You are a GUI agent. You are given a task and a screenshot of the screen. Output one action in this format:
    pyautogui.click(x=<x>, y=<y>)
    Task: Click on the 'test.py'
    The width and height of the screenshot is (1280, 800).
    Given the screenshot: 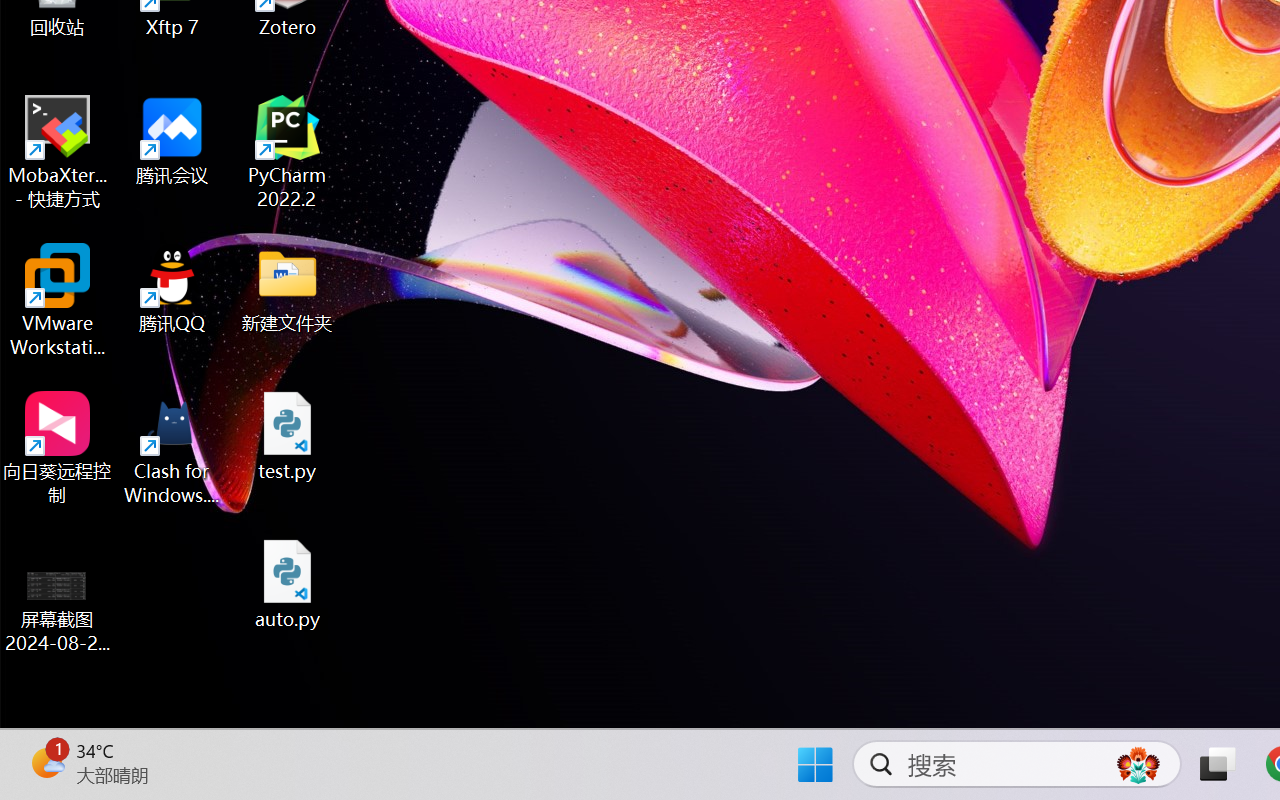 What is the action you would take?
    pyautogui.click(x=287, y=435)
    